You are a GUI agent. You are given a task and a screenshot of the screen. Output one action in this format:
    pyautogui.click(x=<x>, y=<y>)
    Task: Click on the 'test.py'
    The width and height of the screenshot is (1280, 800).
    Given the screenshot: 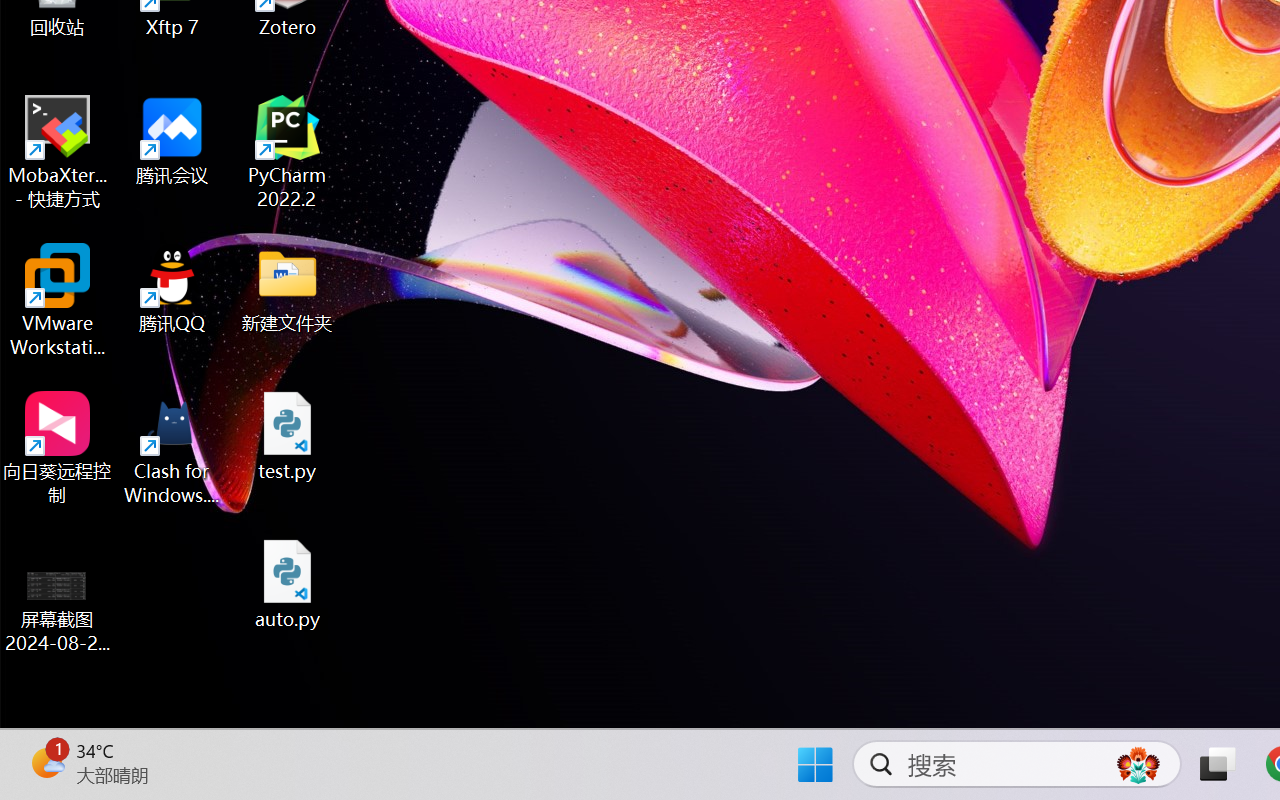 What is the action you would take?
    pyautogui.click(x=287, y=435)
    